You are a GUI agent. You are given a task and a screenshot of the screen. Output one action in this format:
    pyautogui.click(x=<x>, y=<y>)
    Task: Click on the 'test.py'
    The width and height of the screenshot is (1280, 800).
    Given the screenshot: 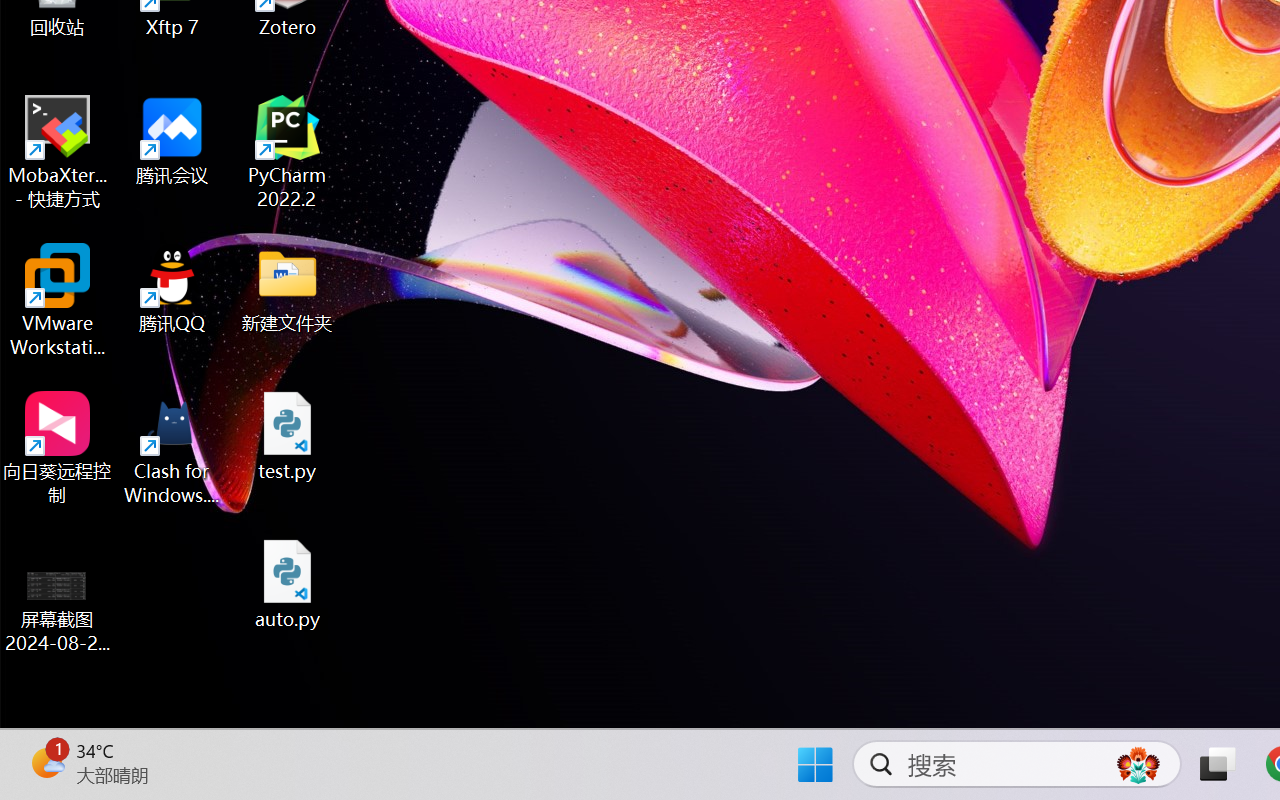 What is the action you would take?
    pyautogui.click(x=287, y=435)
    